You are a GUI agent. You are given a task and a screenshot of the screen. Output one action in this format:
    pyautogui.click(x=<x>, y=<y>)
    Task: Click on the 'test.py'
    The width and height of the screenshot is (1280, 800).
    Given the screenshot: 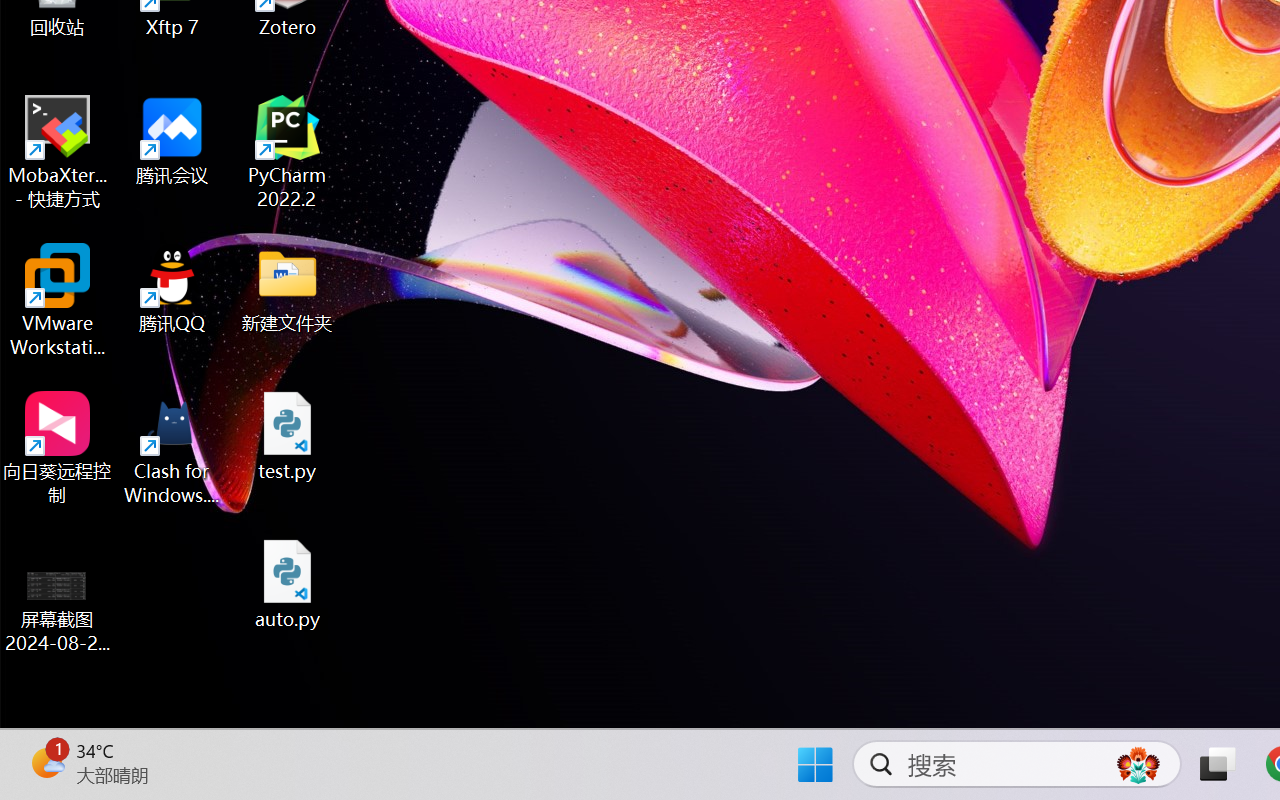 What is the action you would take?
    pyautogui.click(x=287, y=435)
    